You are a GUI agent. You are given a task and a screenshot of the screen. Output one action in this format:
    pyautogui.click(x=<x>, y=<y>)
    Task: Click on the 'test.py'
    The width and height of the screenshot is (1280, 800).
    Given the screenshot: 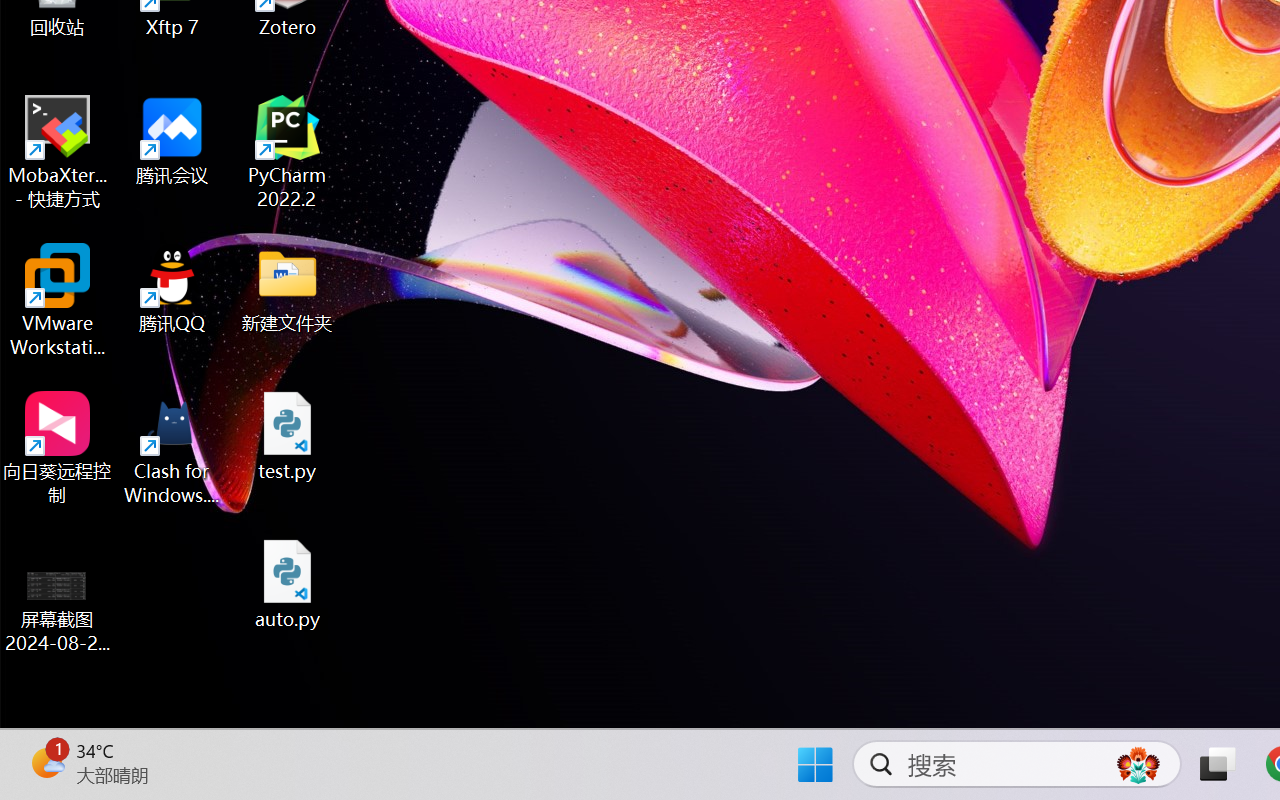 What is the action you would take?
    pyautogui.click(x=287, y=435)
    